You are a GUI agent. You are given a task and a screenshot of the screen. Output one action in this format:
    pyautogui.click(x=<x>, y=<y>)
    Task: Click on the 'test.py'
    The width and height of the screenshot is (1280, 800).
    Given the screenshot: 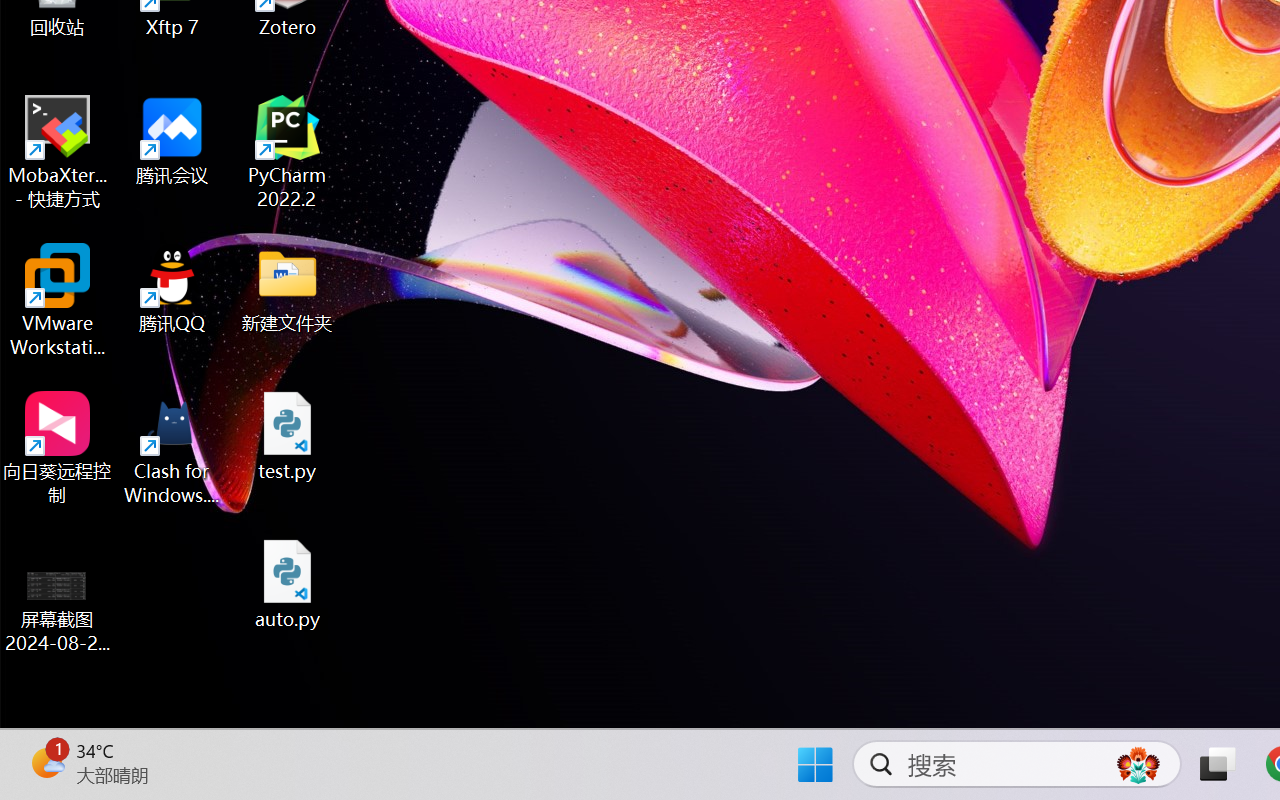 What is the action you would take?
    pyautogui.click(x=287, y=435)
    